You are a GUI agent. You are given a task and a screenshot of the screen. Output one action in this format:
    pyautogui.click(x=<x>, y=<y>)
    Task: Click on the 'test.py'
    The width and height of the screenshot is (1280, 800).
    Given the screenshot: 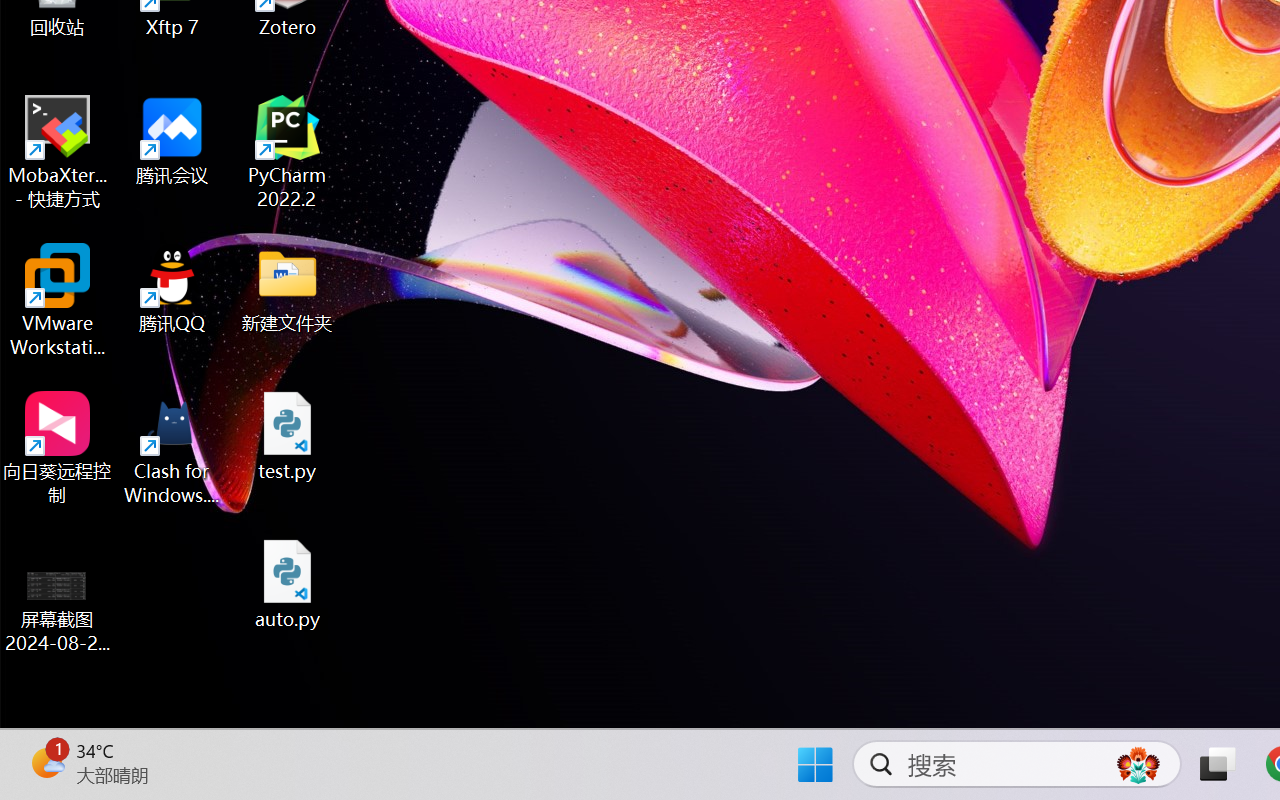 What is the action you would take?
    pyautogui.click(x=287, y=435)
    